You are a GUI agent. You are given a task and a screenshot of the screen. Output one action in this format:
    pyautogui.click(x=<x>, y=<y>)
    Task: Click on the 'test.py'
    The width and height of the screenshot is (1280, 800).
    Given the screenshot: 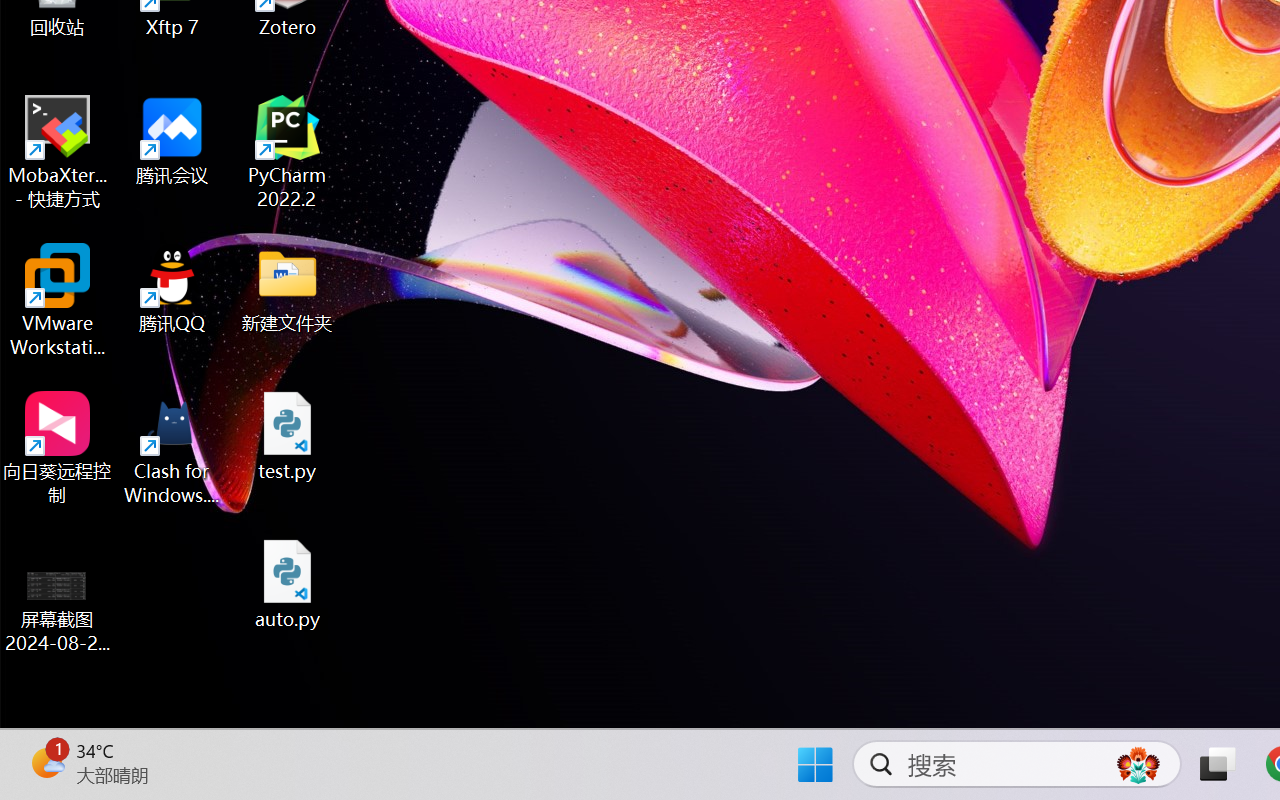 What is the action you would take?
    pyautogui.click(x=287, y=435)
    